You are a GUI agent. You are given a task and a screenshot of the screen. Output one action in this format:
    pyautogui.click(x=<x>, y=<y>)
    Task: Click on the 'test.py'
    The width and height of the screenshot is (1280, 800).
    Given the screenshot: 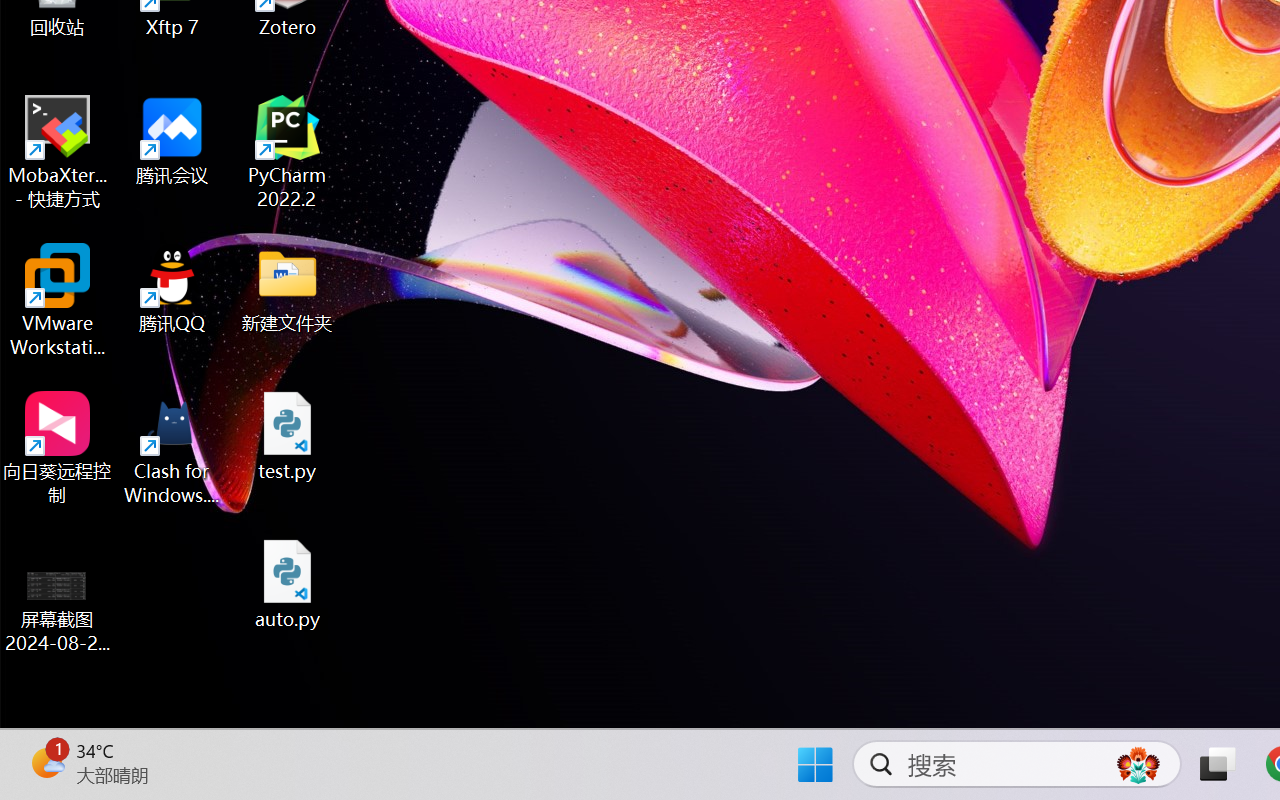 What is the action you would take?
    pyautogui.click(x=287, y=435)
    